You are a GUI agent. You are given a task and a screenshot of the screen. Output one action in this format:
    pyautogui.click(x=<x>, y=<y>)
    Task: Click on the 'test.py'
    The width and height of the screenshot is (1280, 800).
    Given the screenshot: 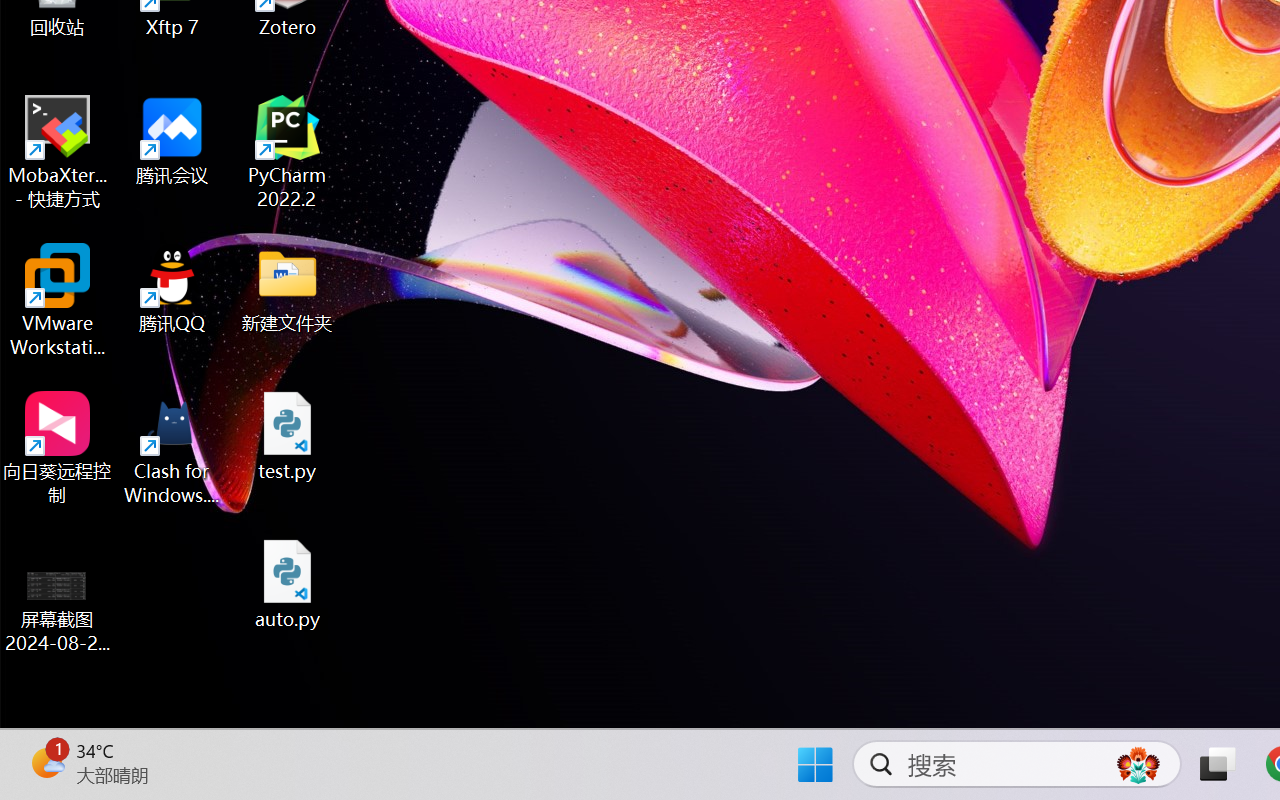 What is the action you would take?
    pyautogui.click(x=287, y=435)
    